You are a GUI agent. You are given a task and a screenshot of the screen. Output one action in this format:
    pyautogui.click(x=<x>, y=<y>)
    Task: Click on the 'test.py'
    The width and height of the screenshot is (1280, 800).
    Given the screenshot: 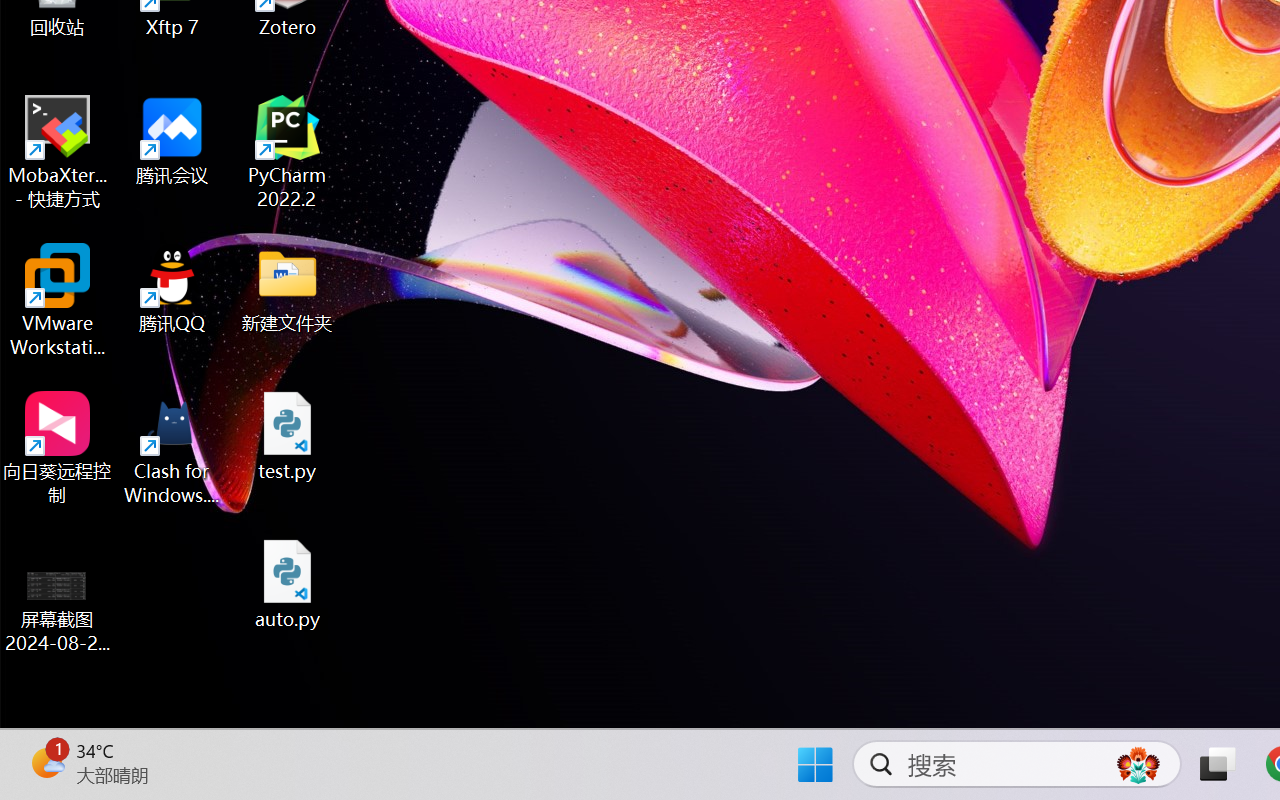 What is the action you would take?
    pyautogui.click(x=287, y=435)
    